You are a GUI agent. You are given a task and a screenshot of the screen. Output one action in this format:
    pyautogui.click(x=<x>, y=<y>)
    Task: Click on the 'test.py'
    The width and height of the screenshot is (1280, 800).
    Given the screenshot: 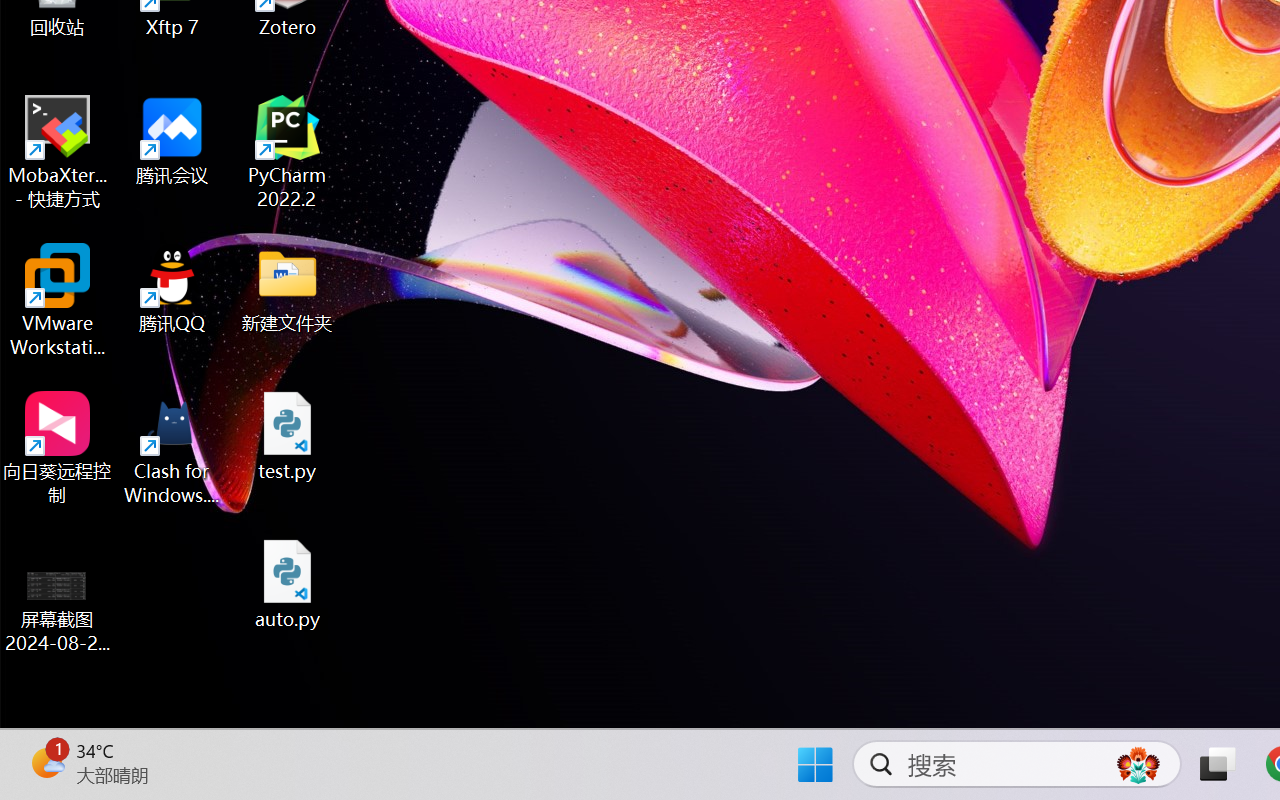 What is the action you would take?
    pyautogui.click(x=287, y=435)
    